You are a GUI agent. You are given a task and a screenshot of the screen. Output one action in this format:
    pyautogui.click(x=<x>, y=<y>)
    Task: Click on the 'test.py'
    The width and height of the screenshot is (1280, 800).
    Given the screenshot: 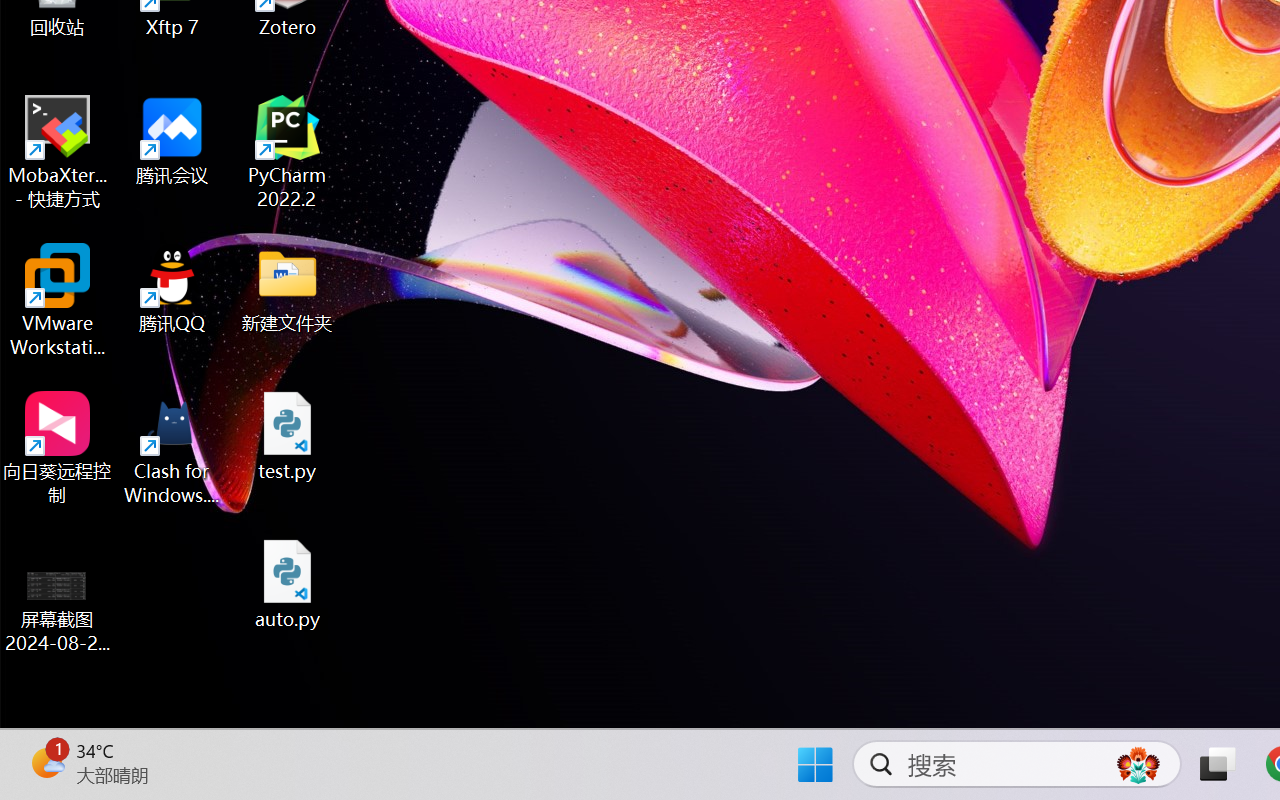 What is the action you would take?
    pyautogui.click(x=287, y=435)
    